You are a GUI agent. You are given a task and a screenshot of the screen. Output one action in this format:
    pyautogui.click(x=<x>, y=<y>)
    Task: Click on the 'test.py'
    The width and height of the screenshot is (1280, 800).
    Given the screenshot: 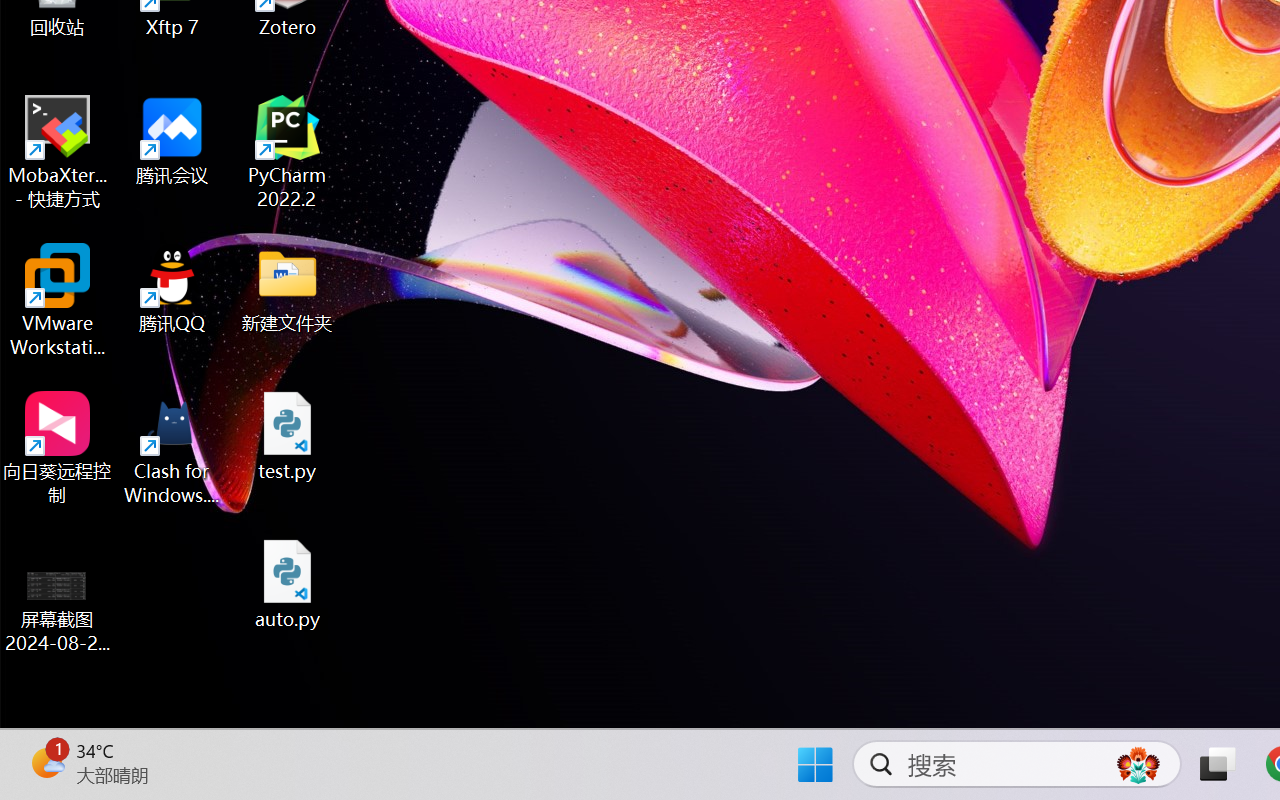 What is the action you would take?
    pyautogui.click(x=287, y=435)
    